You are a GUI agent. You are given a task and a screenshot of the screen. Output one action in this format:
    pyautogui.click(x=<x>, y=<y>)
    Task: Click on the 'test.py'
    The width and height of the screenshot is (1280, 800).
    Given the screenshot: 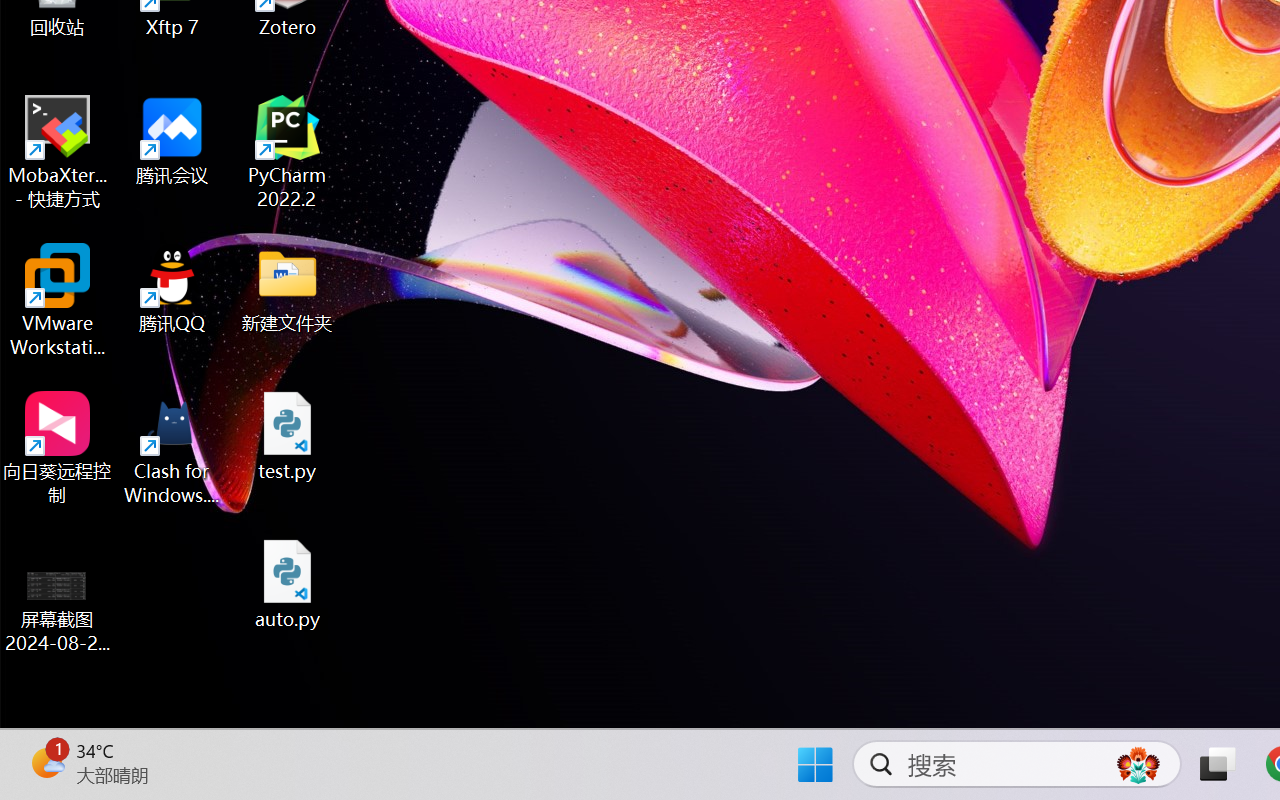 What is the action you would take?
    pyautogui.click(x=287, y=435)
    